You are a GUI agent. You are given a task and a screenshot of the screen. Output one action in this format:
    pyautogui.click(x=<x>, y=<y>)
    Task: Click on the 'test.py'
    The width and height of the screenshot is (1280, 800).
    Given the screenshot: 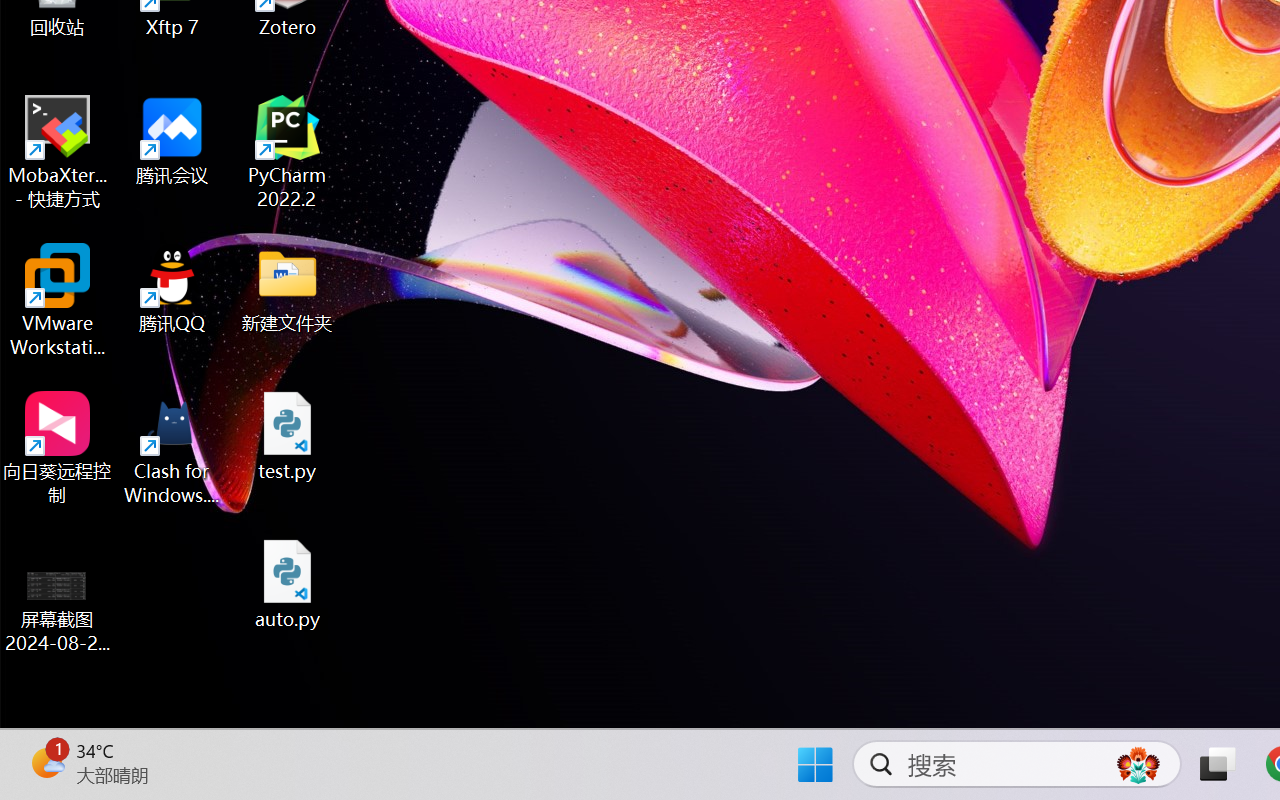 What is the action you would take?
    pyautogui.click(x=287, y=435)
    